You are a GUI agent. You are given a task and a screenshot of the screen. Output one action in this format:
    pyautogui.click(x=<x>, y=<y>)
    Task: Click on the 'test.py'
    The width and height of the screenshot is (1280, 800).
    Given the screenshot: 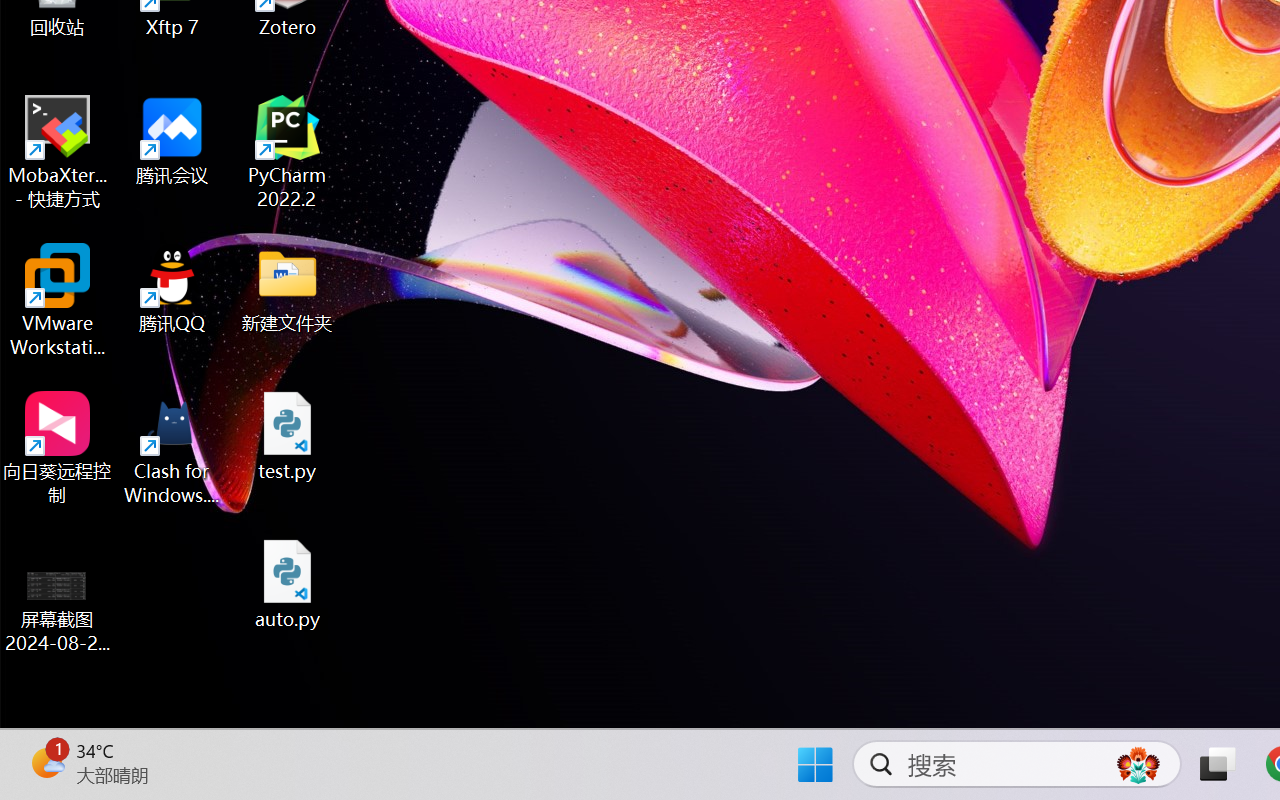 What is the action you would take?
    pyautogui.click(x=287, y=435)
    